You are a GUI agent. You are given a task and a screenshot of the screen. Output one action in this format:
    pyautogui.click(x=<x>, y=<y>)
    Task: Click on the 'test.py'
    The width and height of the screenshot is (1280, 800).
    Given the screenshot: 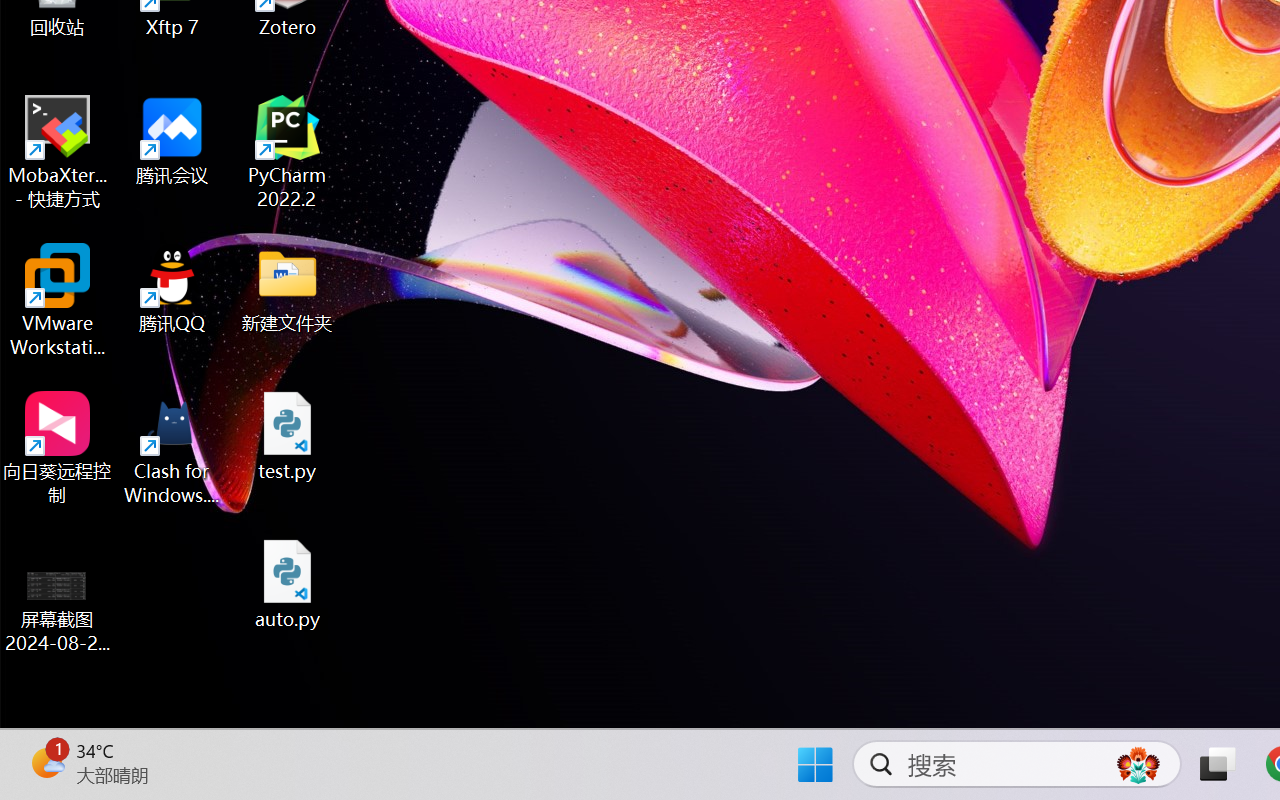 What is the action you would take?
    pyautogui.click(x=287, y=435)
    